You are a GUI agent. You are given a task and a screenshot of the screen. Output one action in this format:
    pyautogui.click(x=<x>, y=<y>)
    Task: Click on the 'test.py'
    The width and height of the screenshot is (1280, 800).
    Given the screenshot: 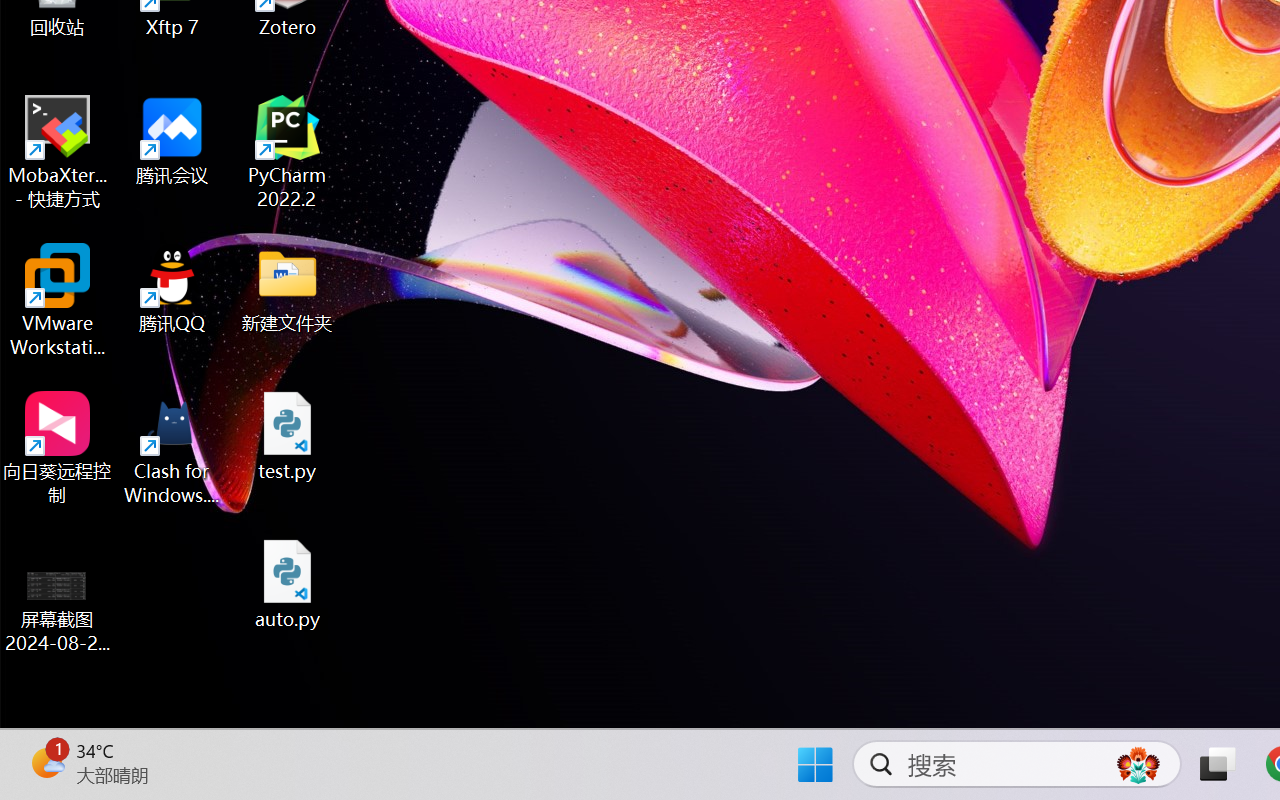 What is the action you would take?
    pyautogui.click(x=287, y=435)
    